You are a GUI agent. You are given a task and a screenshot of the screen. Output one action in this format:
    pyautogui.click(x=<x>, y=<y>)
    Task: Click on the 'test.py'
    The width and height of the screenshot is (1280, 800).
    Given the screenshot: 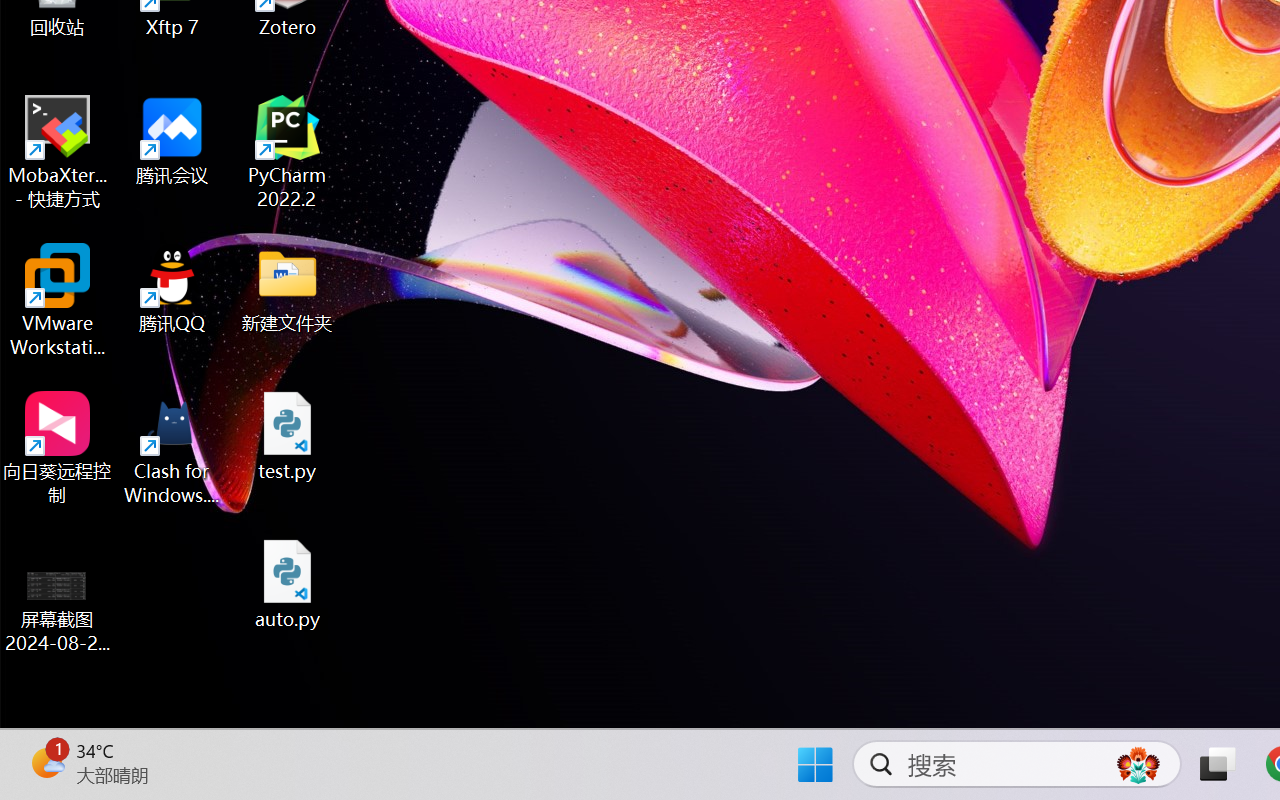 What is the action you would take?
    pyautogui.click(x=287, y=435)
    